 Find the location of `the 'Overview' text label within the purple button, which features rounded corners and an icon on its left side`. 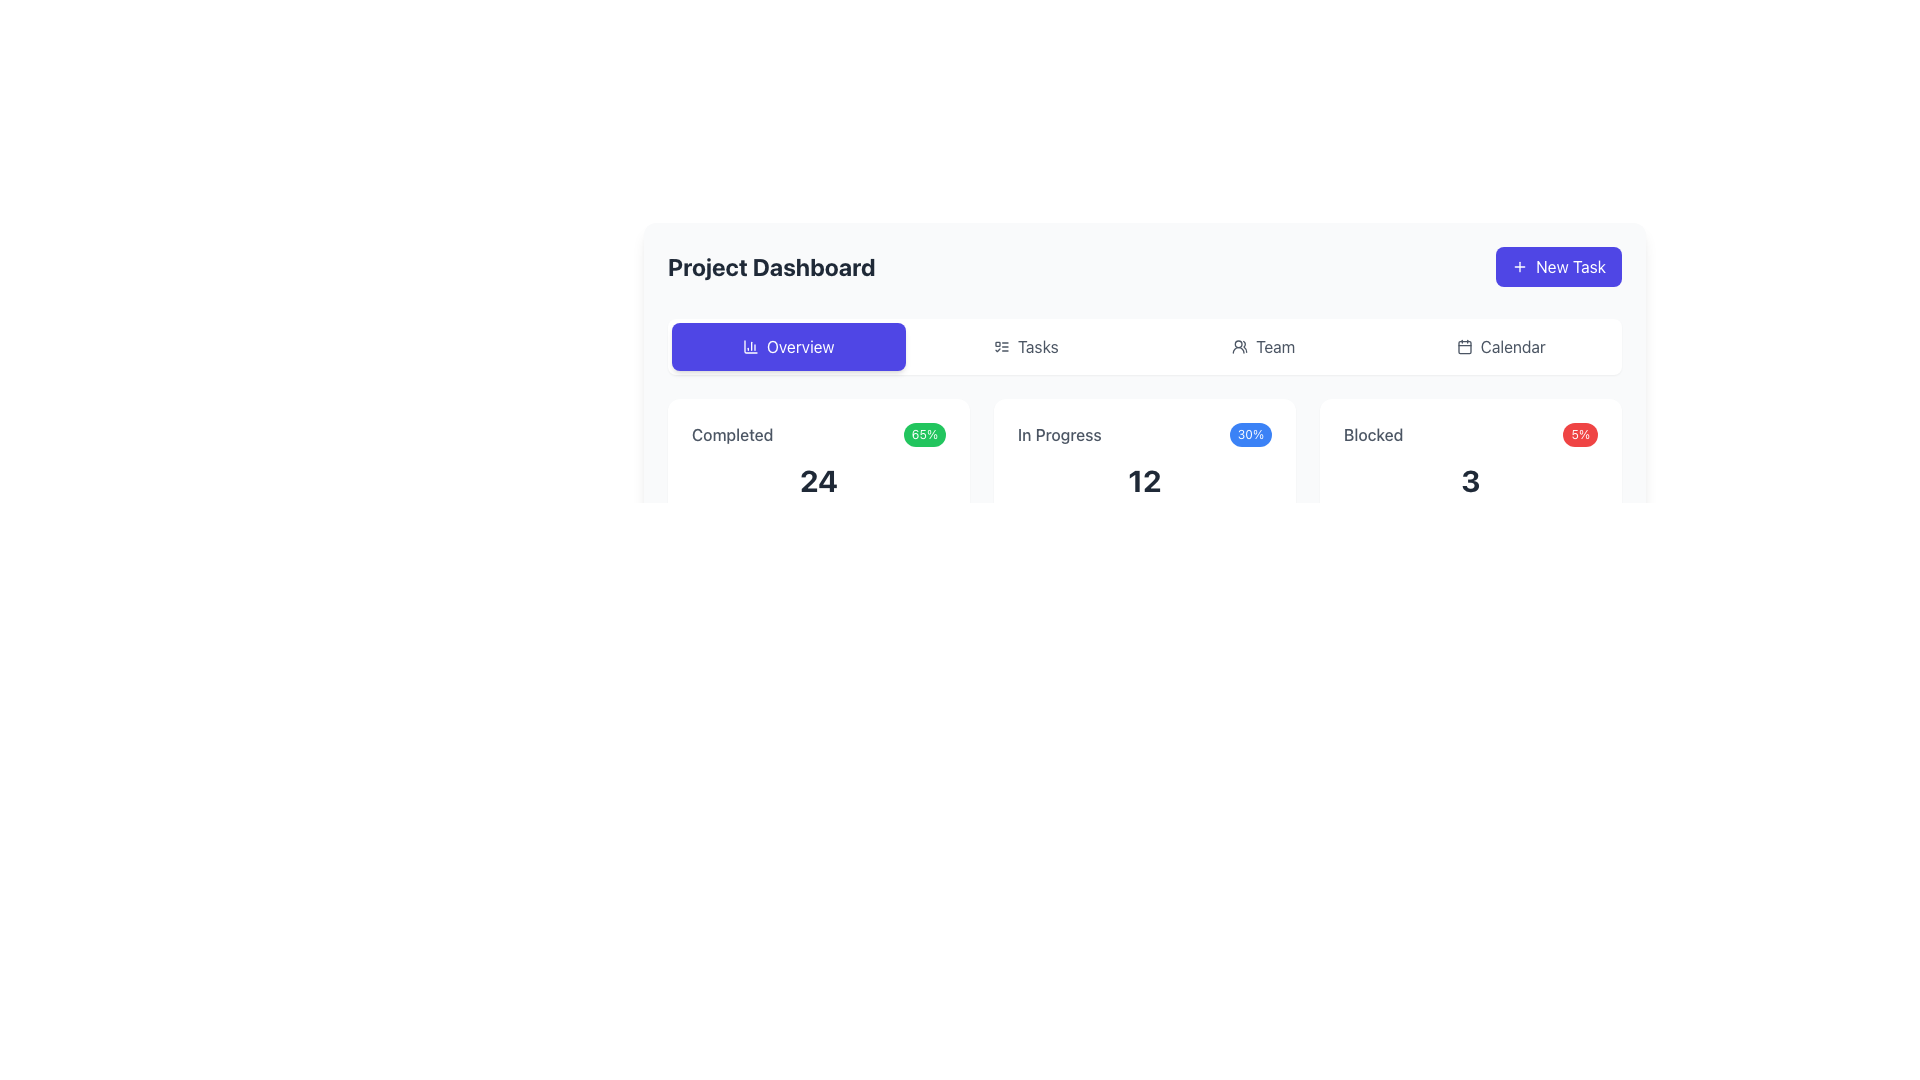

the 'Overview' text label within the purple button, which features rounded corners and an icon on its left side is located at coordinates (800, 346).